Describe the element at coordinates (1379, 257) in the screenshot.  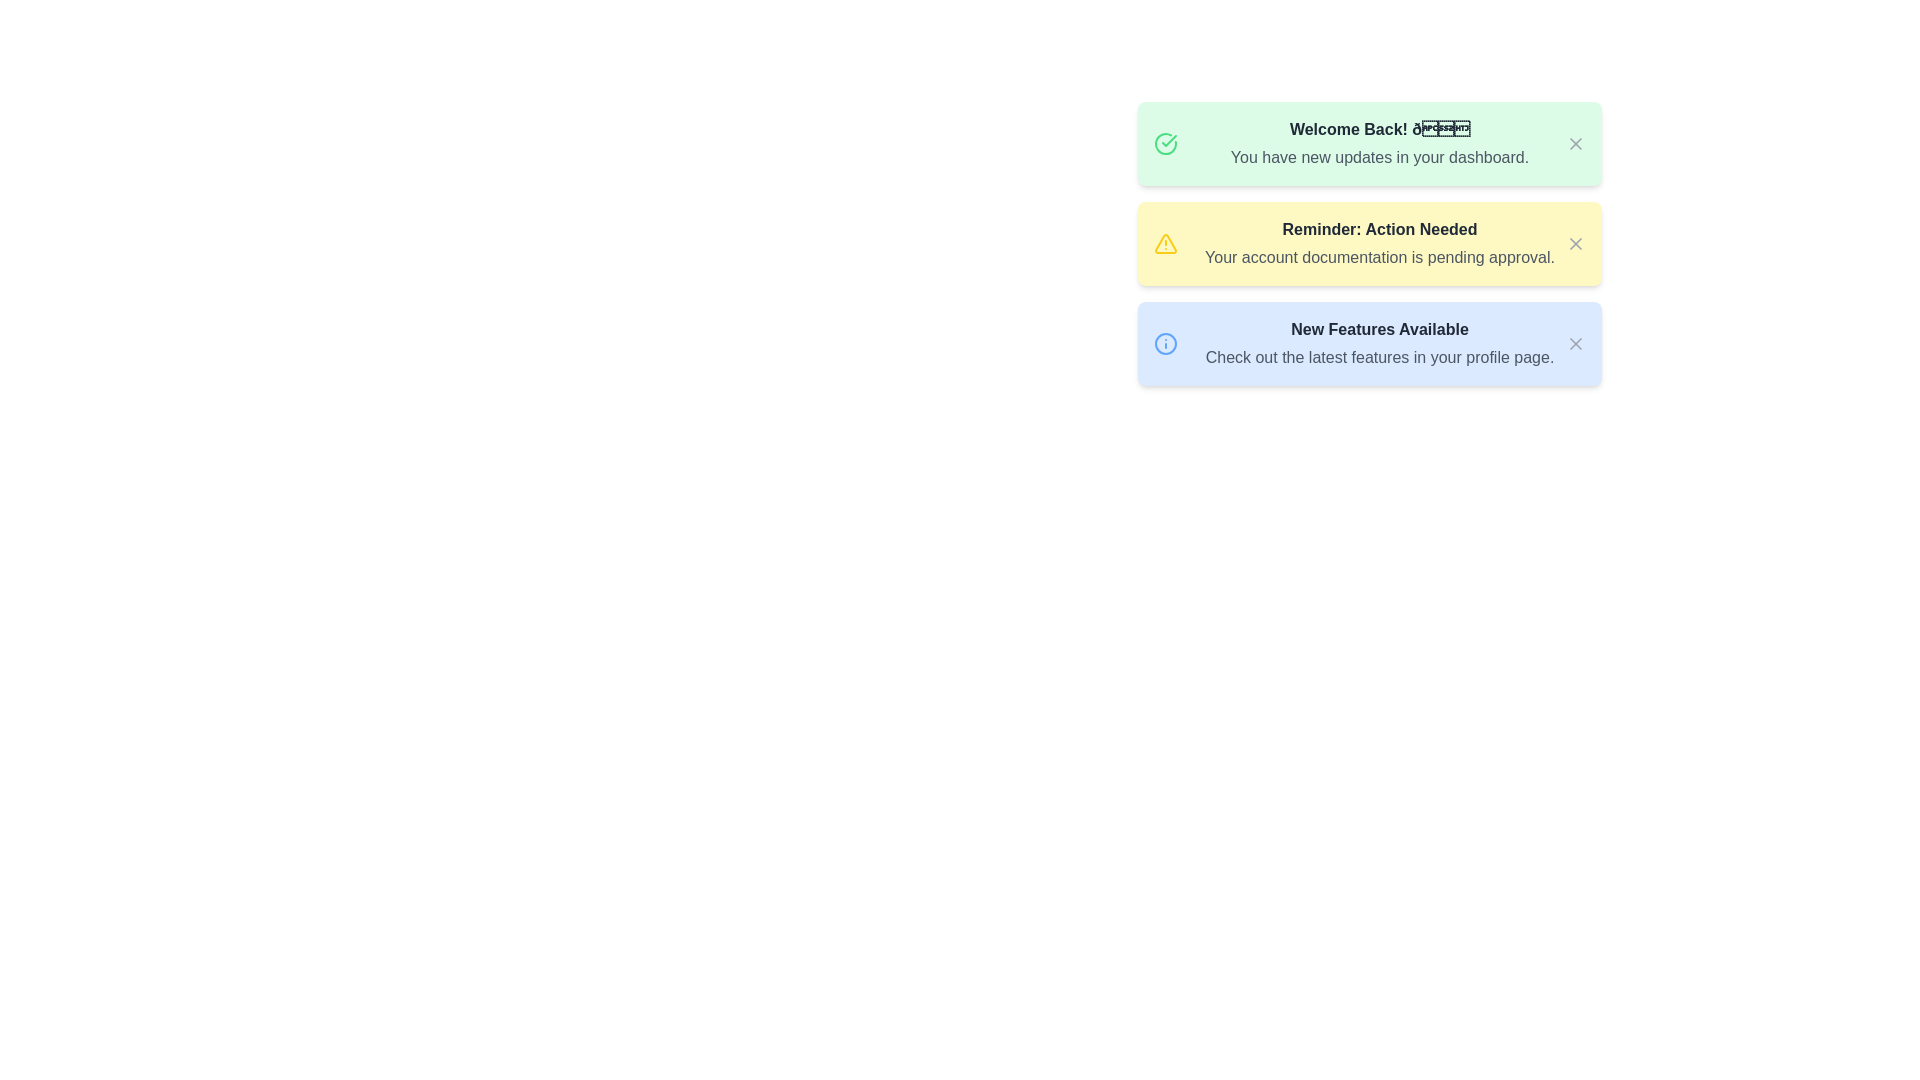
I see `information displayed in the gray text label that says 'Your account documentation is pending approval.' located directly below the title 'Reminder: Action Needed' within the yellow-highlighted notification box` at that location.